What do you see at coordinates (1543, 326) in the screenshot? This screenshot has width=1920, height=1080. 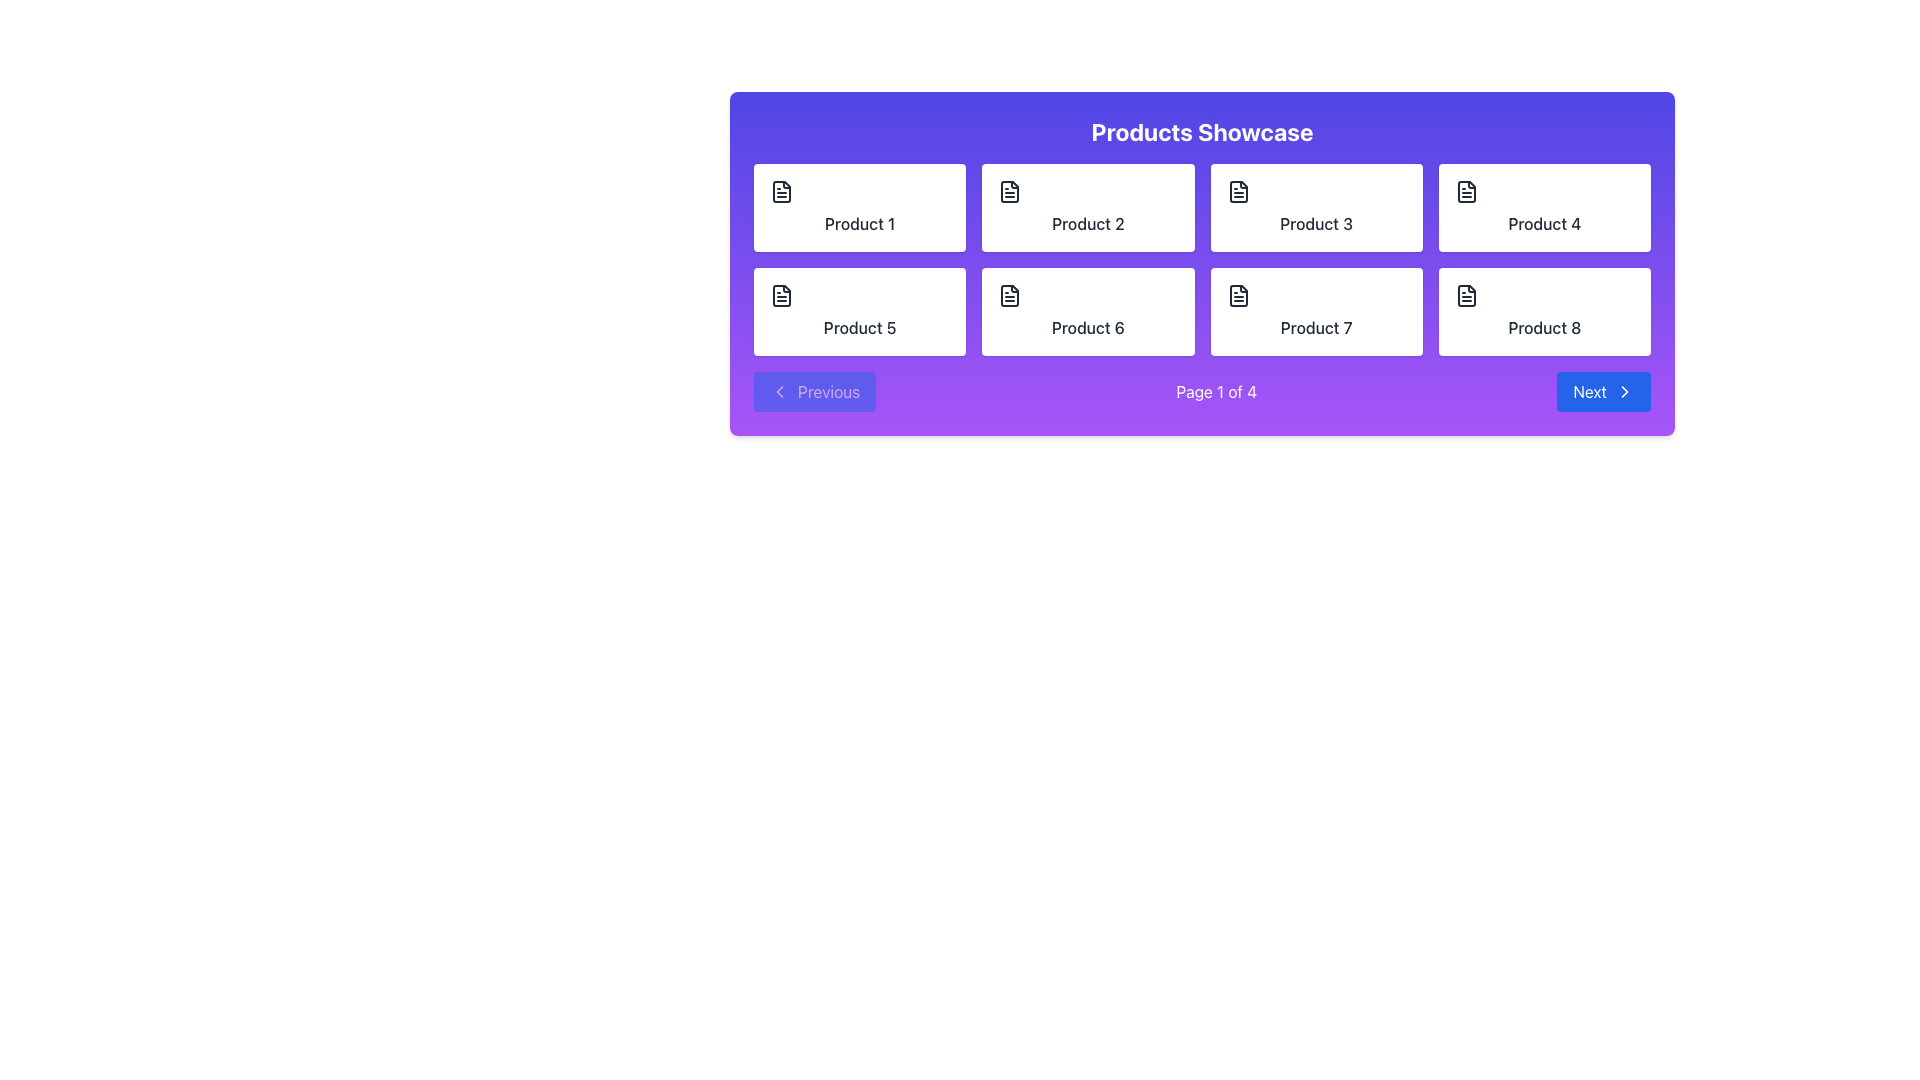 I see `the static text label that identifies the product within the 'Products Showcase' grid layout, positioned centrally in its card layout` at bounding box center [1543, 326].